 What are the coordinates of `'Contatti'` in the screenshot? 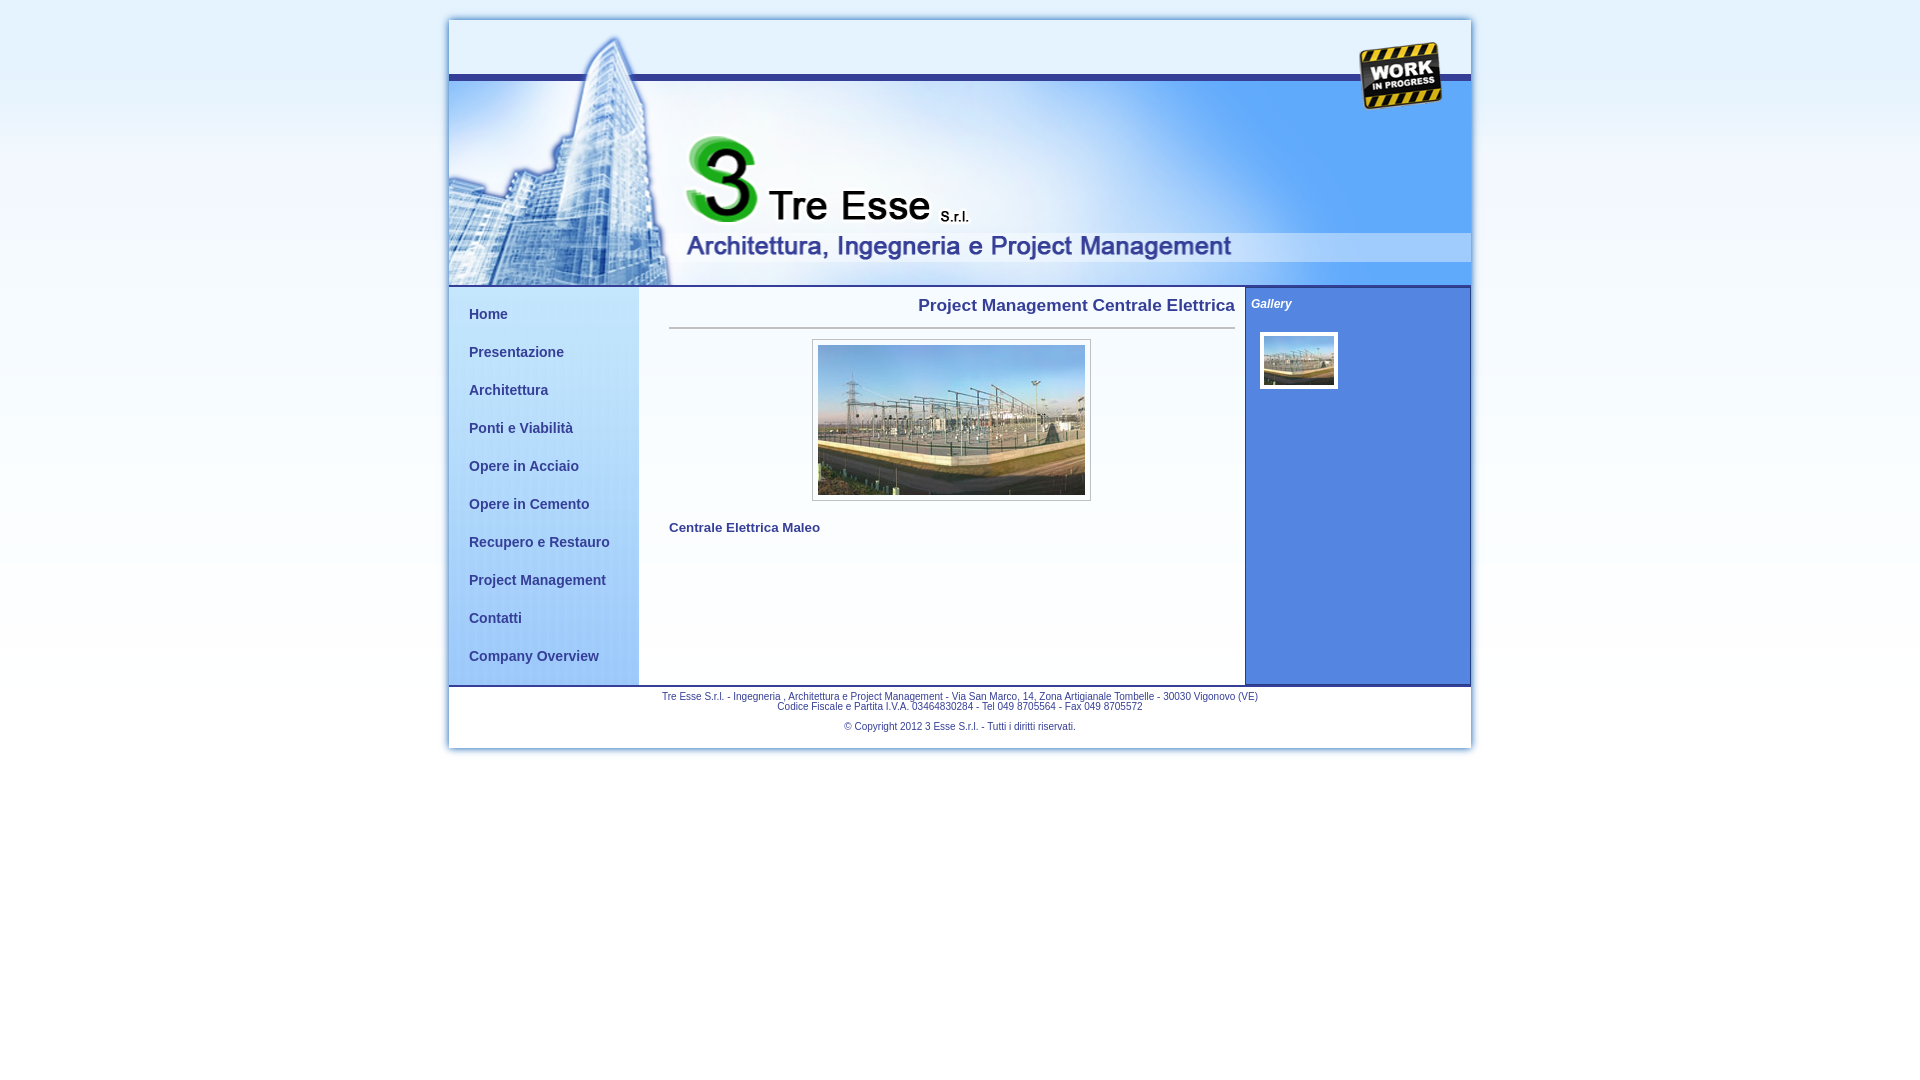 It's located at (468, 616).